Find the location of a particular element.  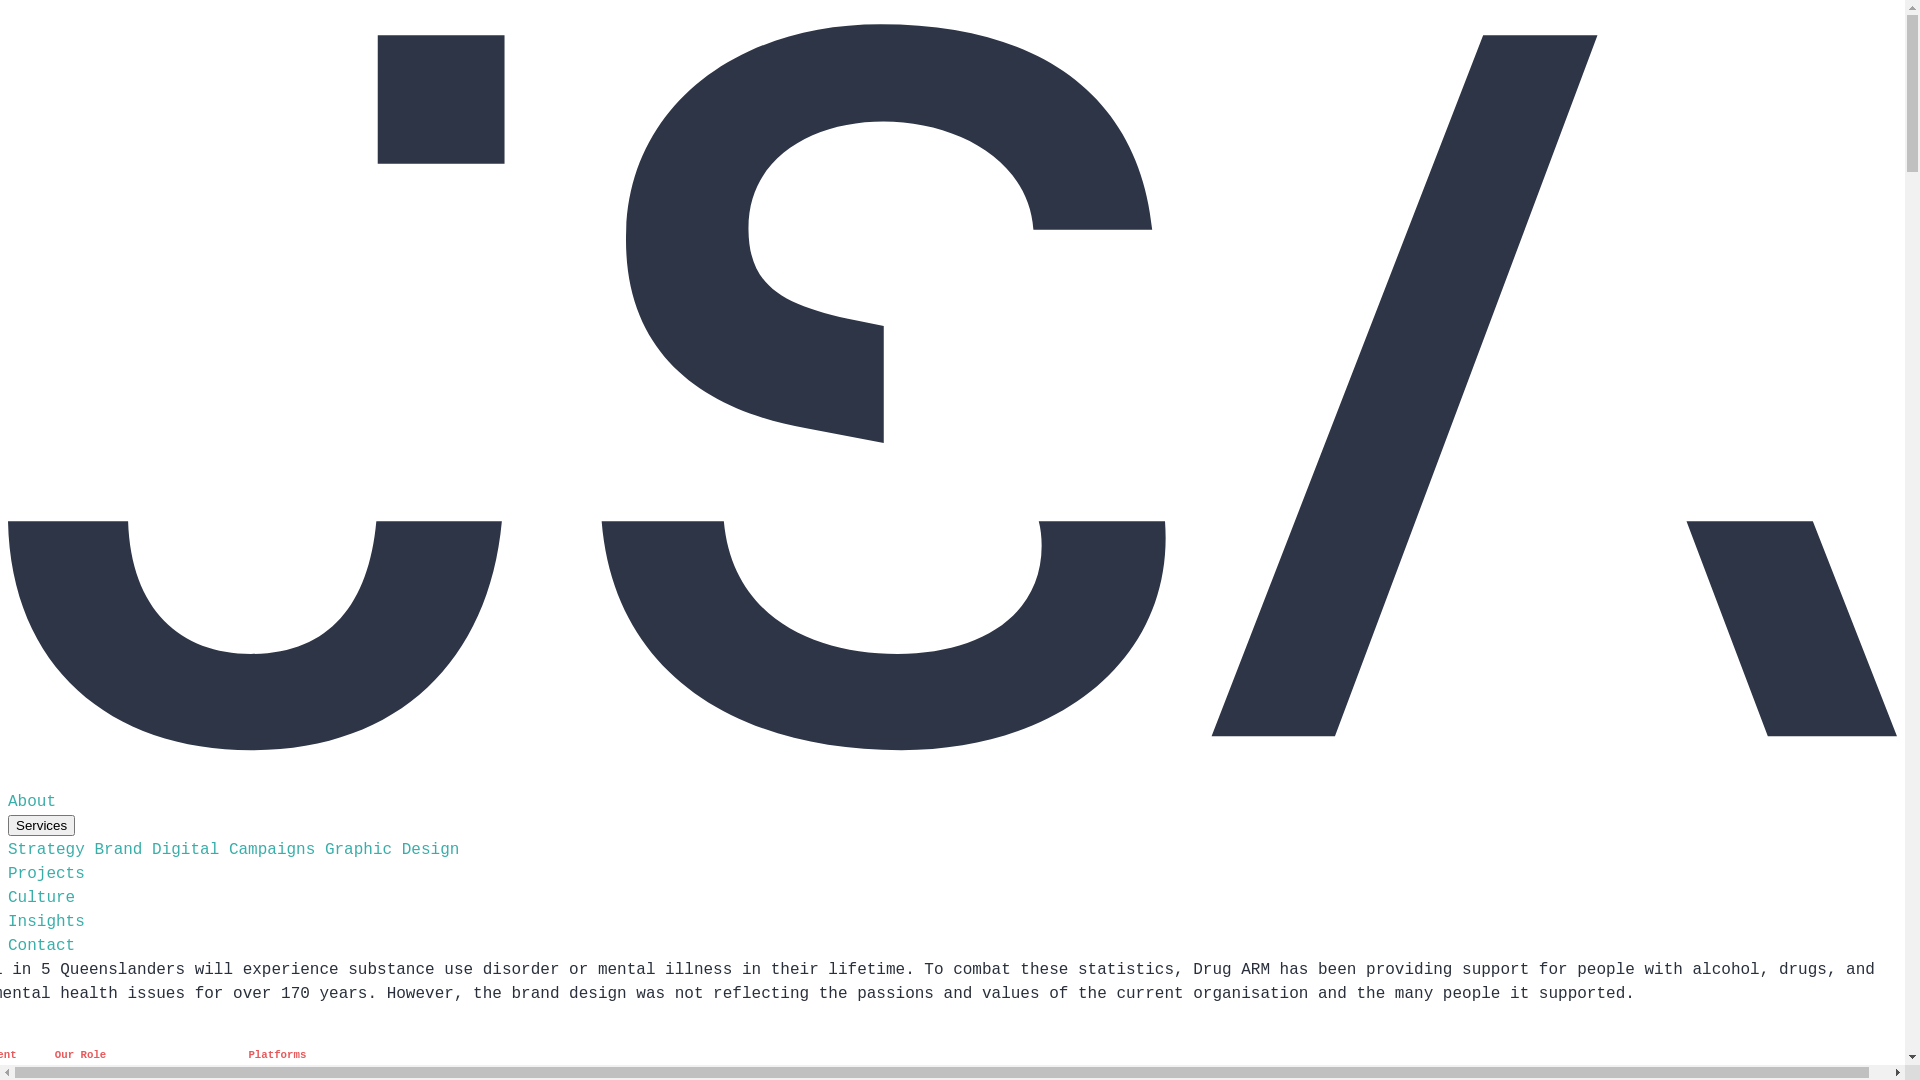

'Culture' is located at coordinates (41, 897).